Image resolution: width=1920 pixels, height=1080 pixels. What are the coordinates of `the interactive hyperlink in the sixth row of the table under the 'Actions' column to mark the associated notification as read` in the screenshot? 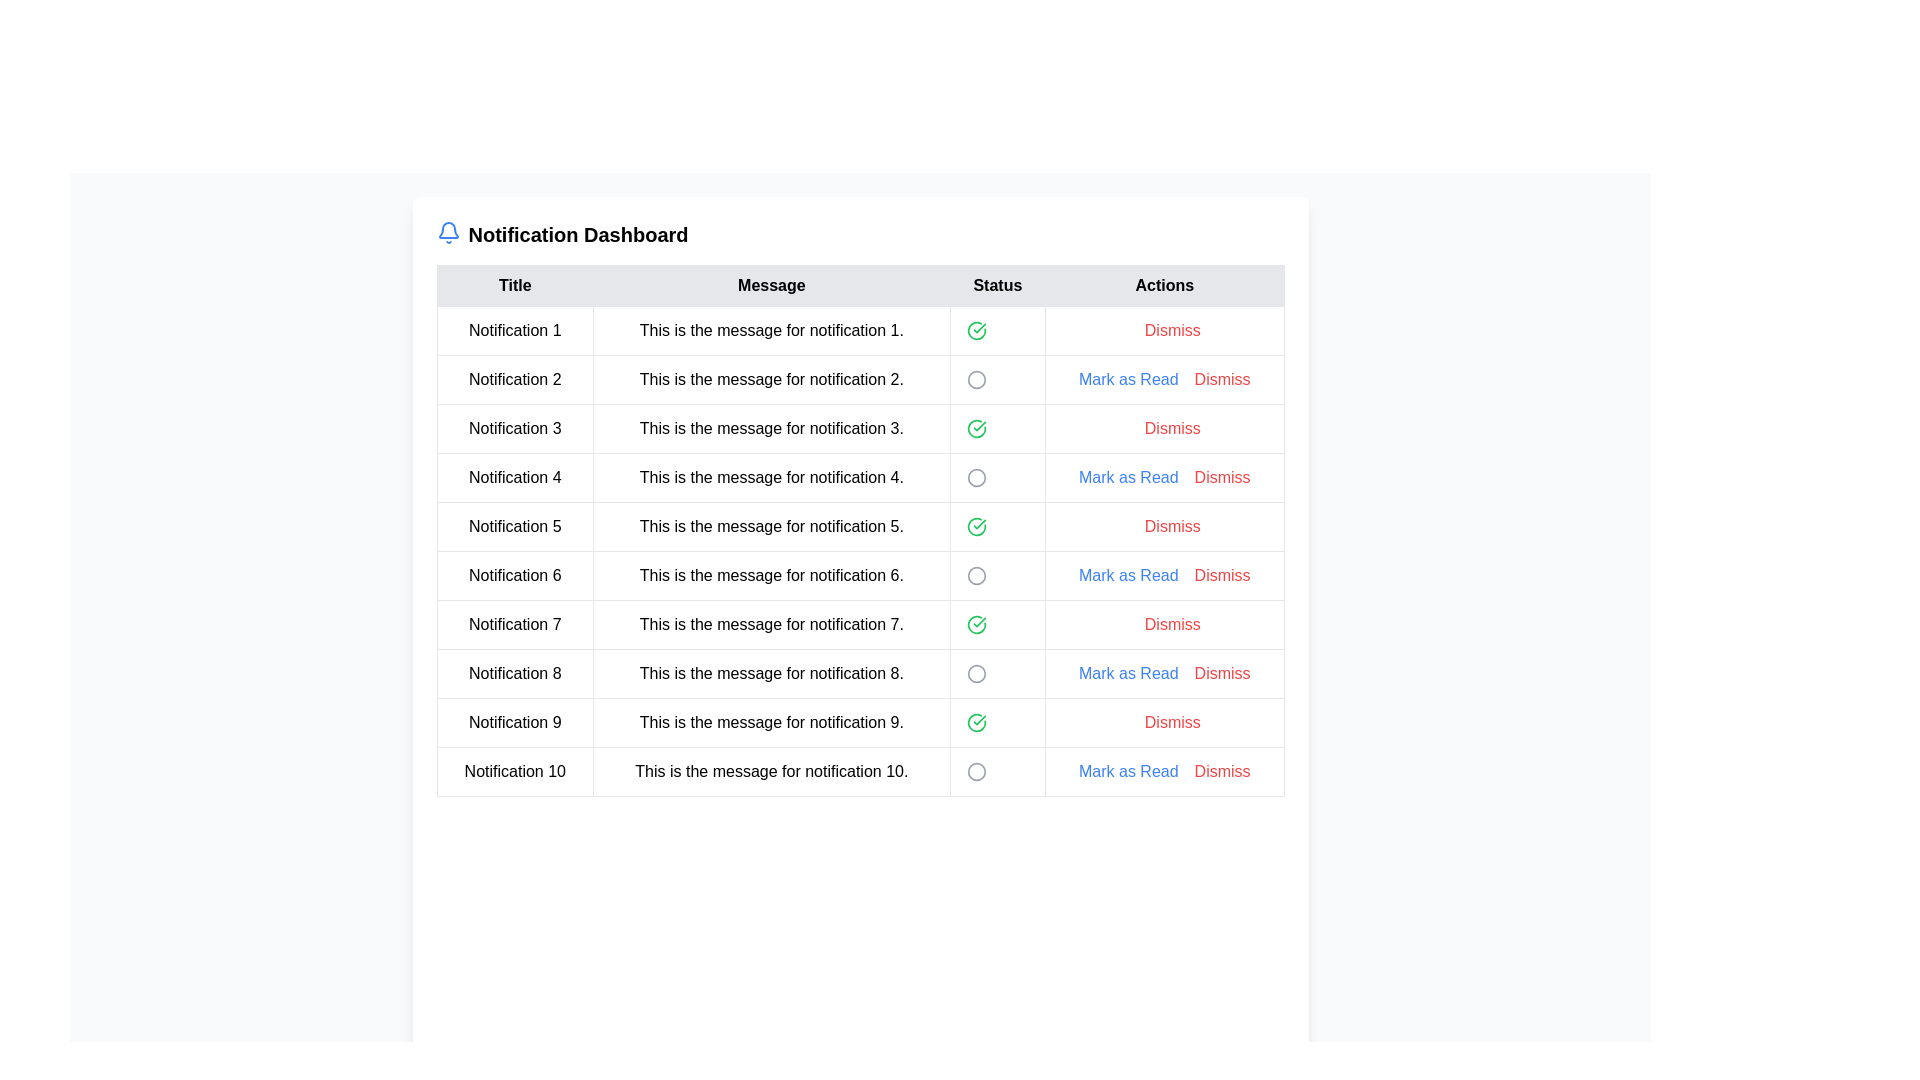 It's located at (1128, 575).